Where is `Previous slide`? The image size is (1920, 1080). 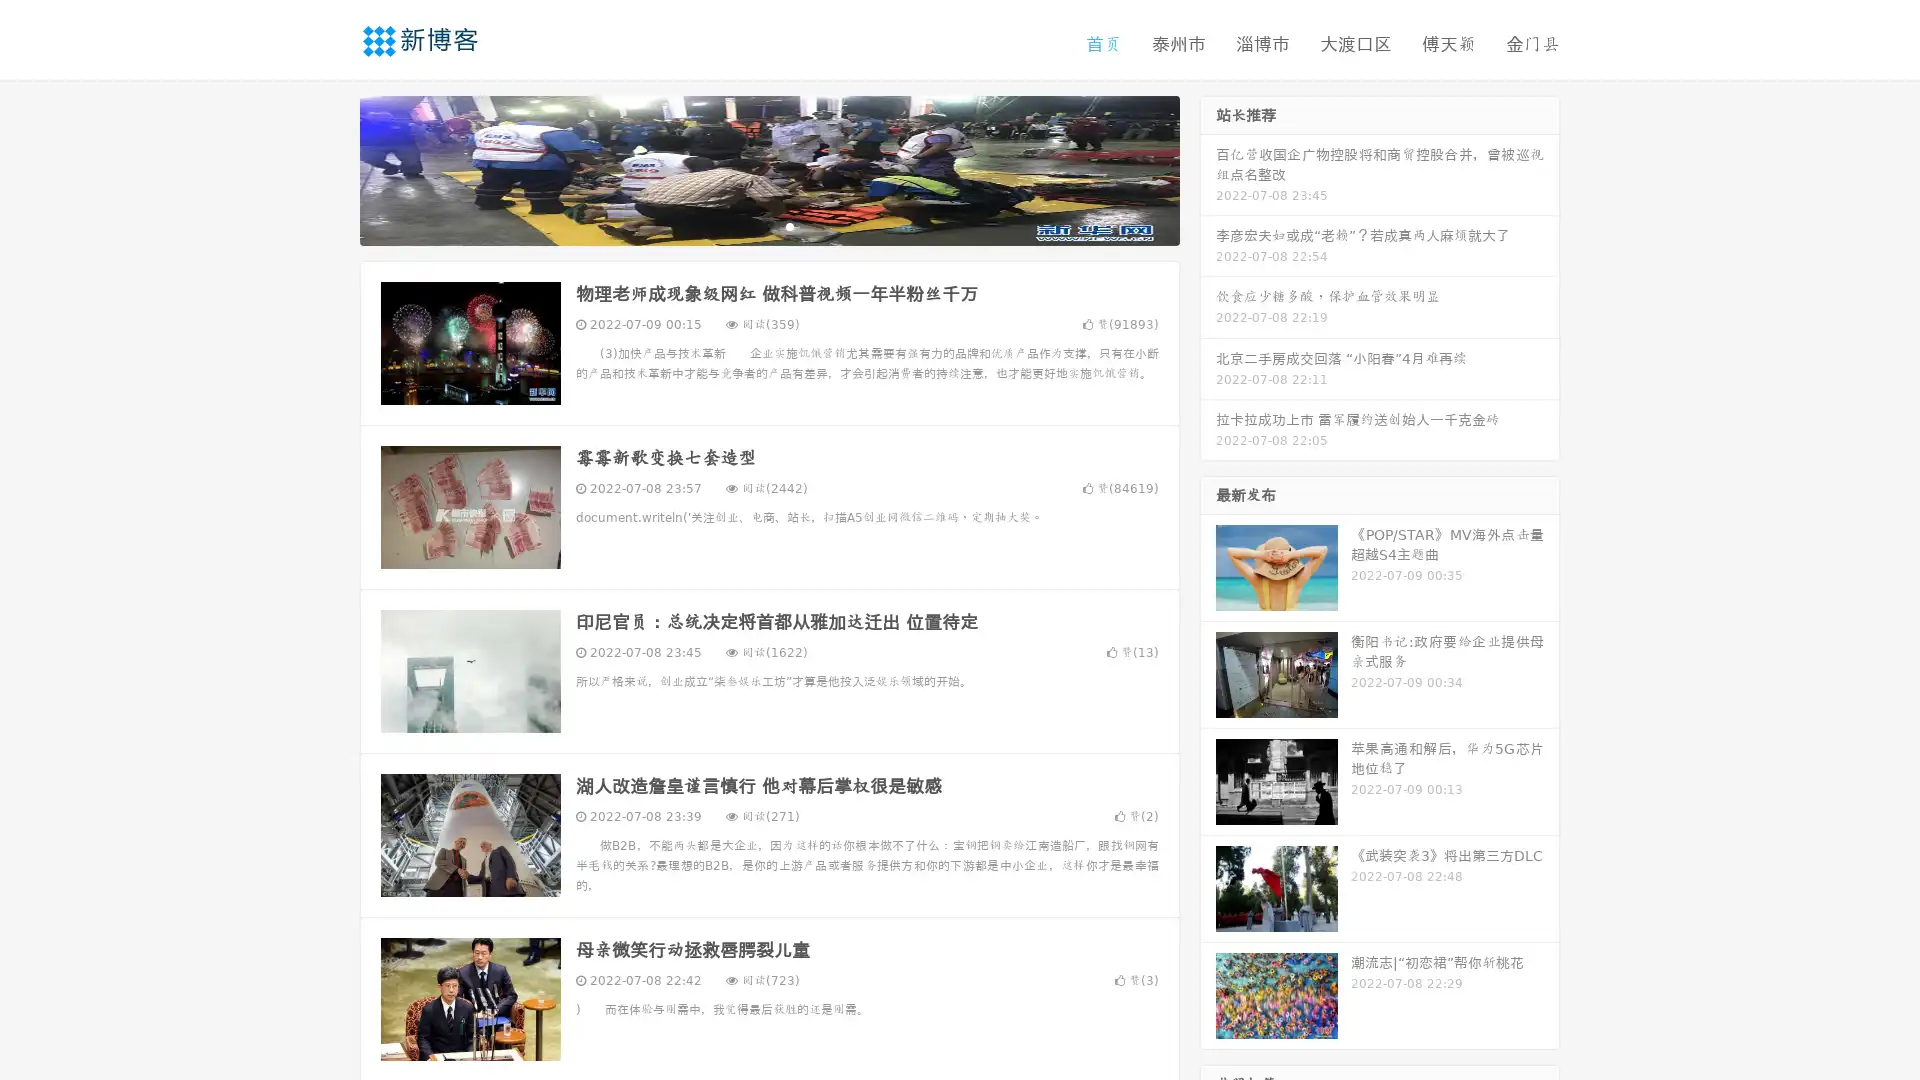 Previous slide is located at coordinates (330, 168).